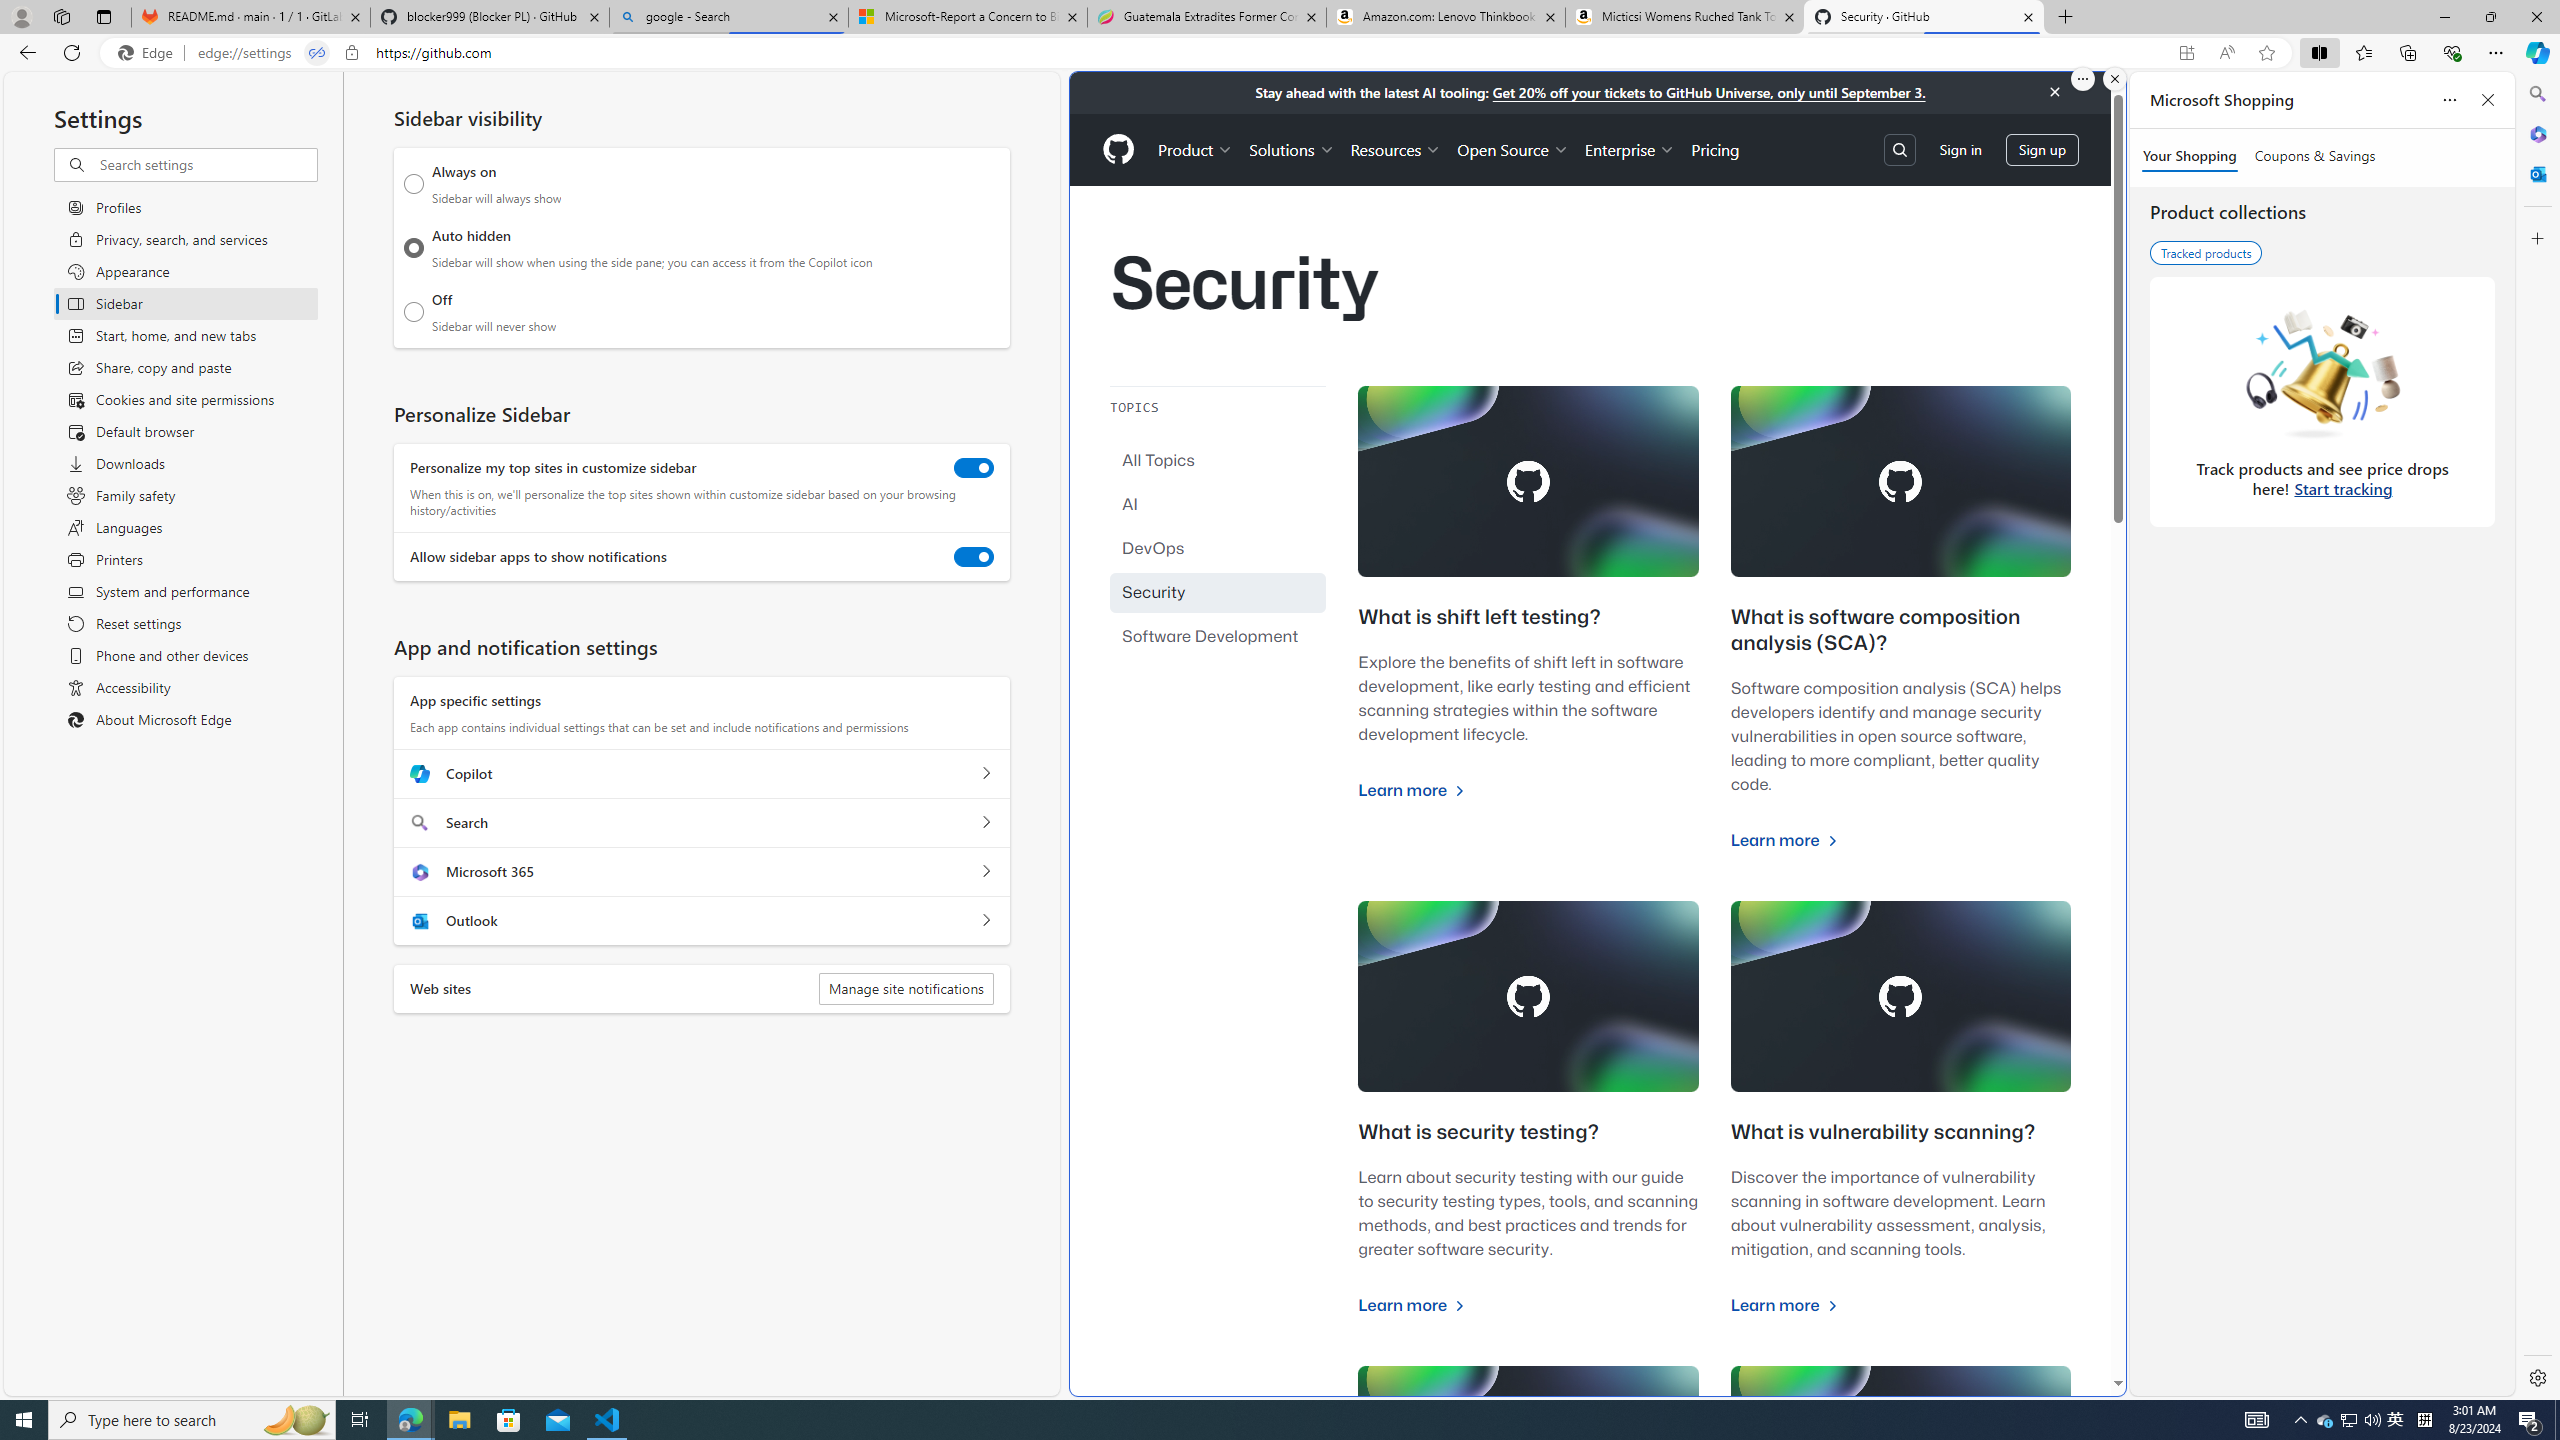 This screenshot has height=1440, width=2560. What do you see at coordinates (317, 53) in the screenshot?
I see `'Tabs in split screen'` at bounding box center [317, 53].